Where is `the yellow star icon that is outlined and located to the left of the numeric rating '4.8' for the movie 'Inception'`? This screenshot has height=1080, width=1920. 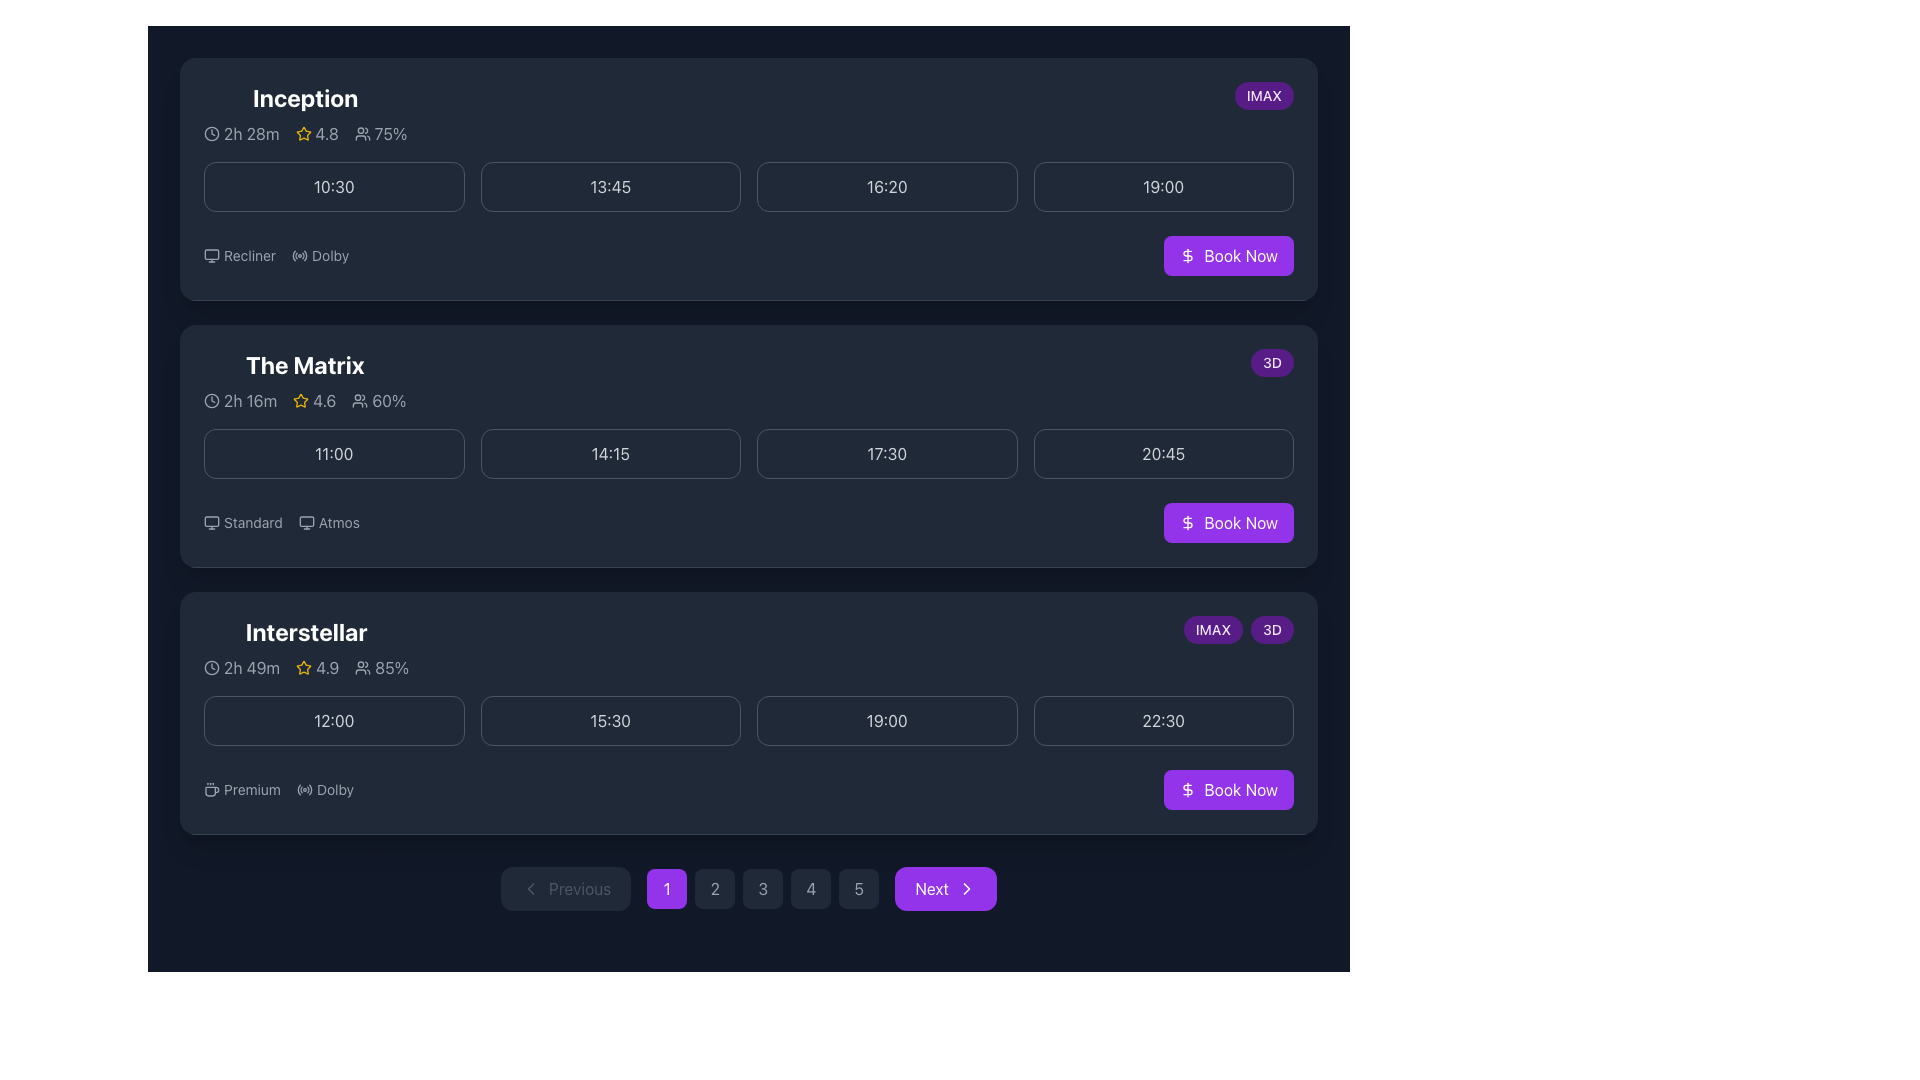
the yellow star icon that is outlined and located to the left of the numeric rating '4.8' for the movie 'Inception' is located at coordinates (302, 134).